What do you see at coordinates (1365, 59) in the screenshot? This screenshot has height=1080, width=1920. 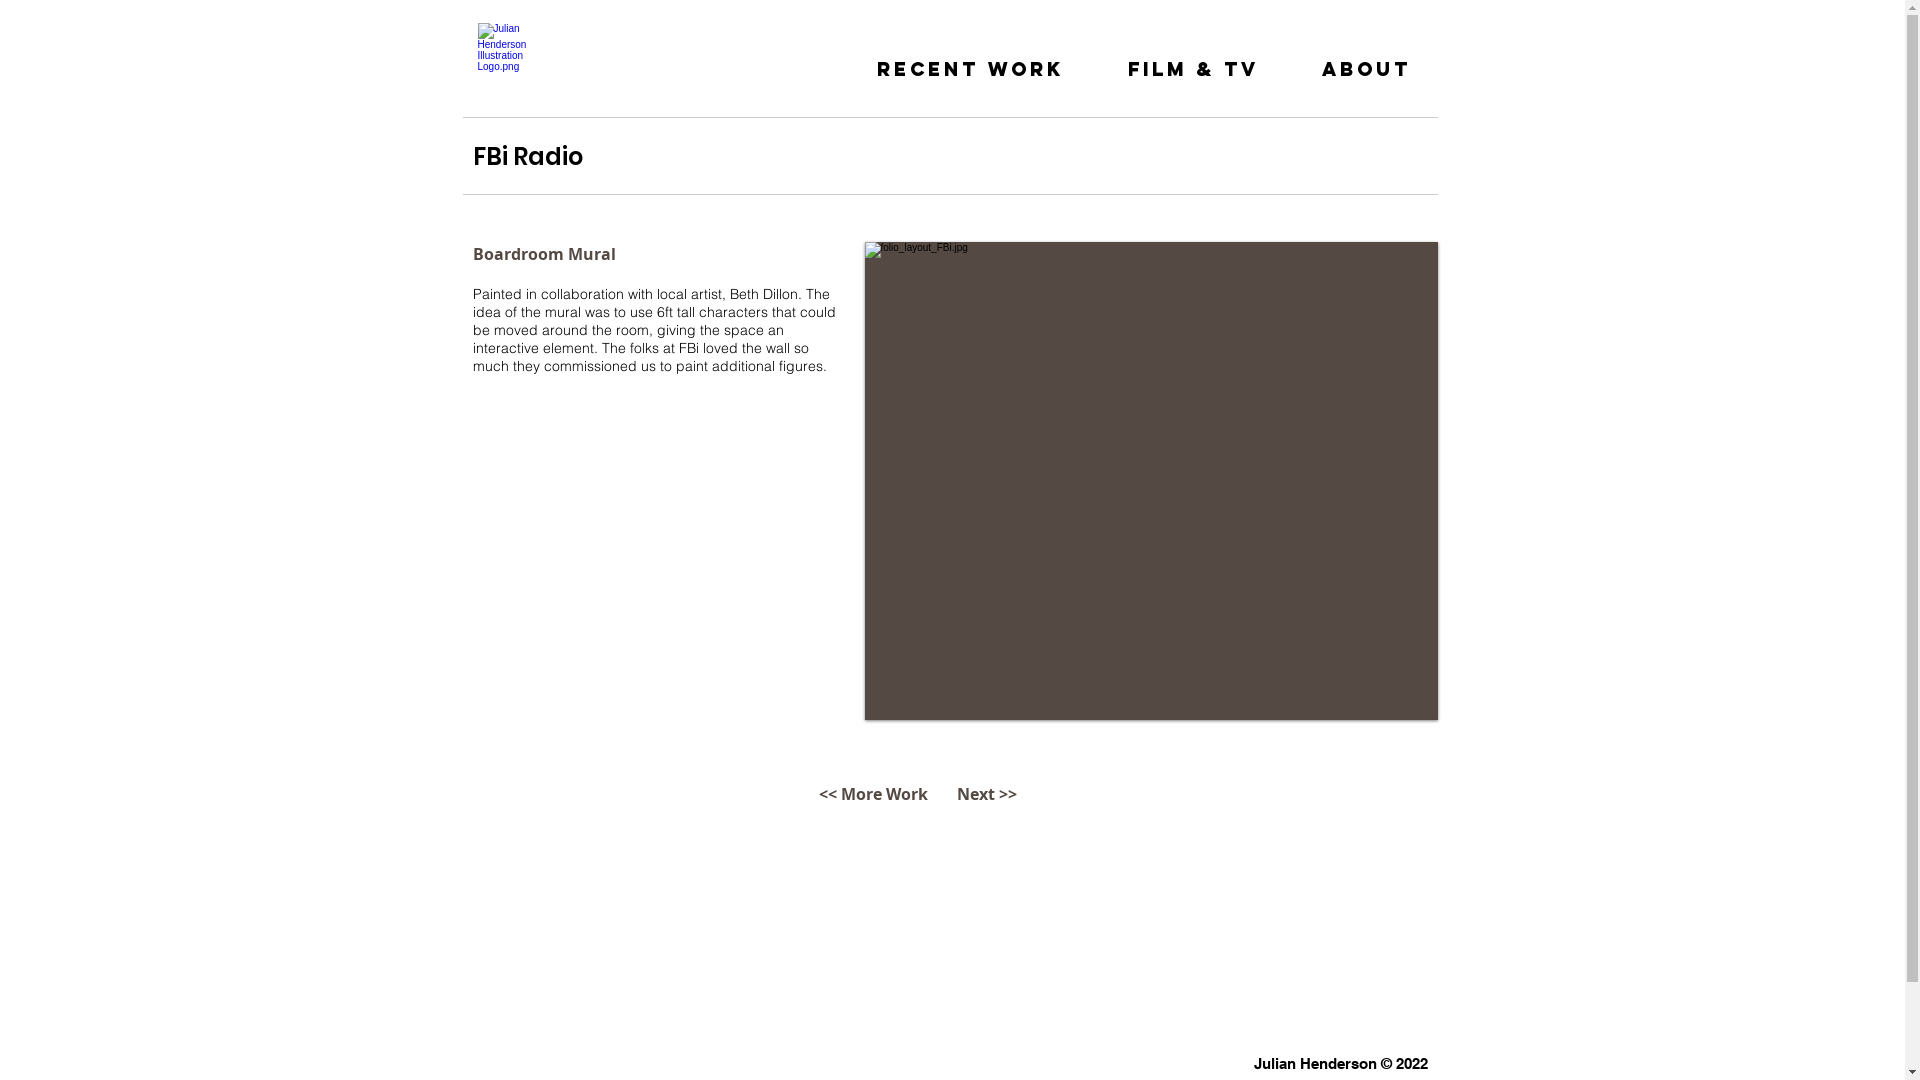 I see `'About'` at bounding box center [1365, 59].